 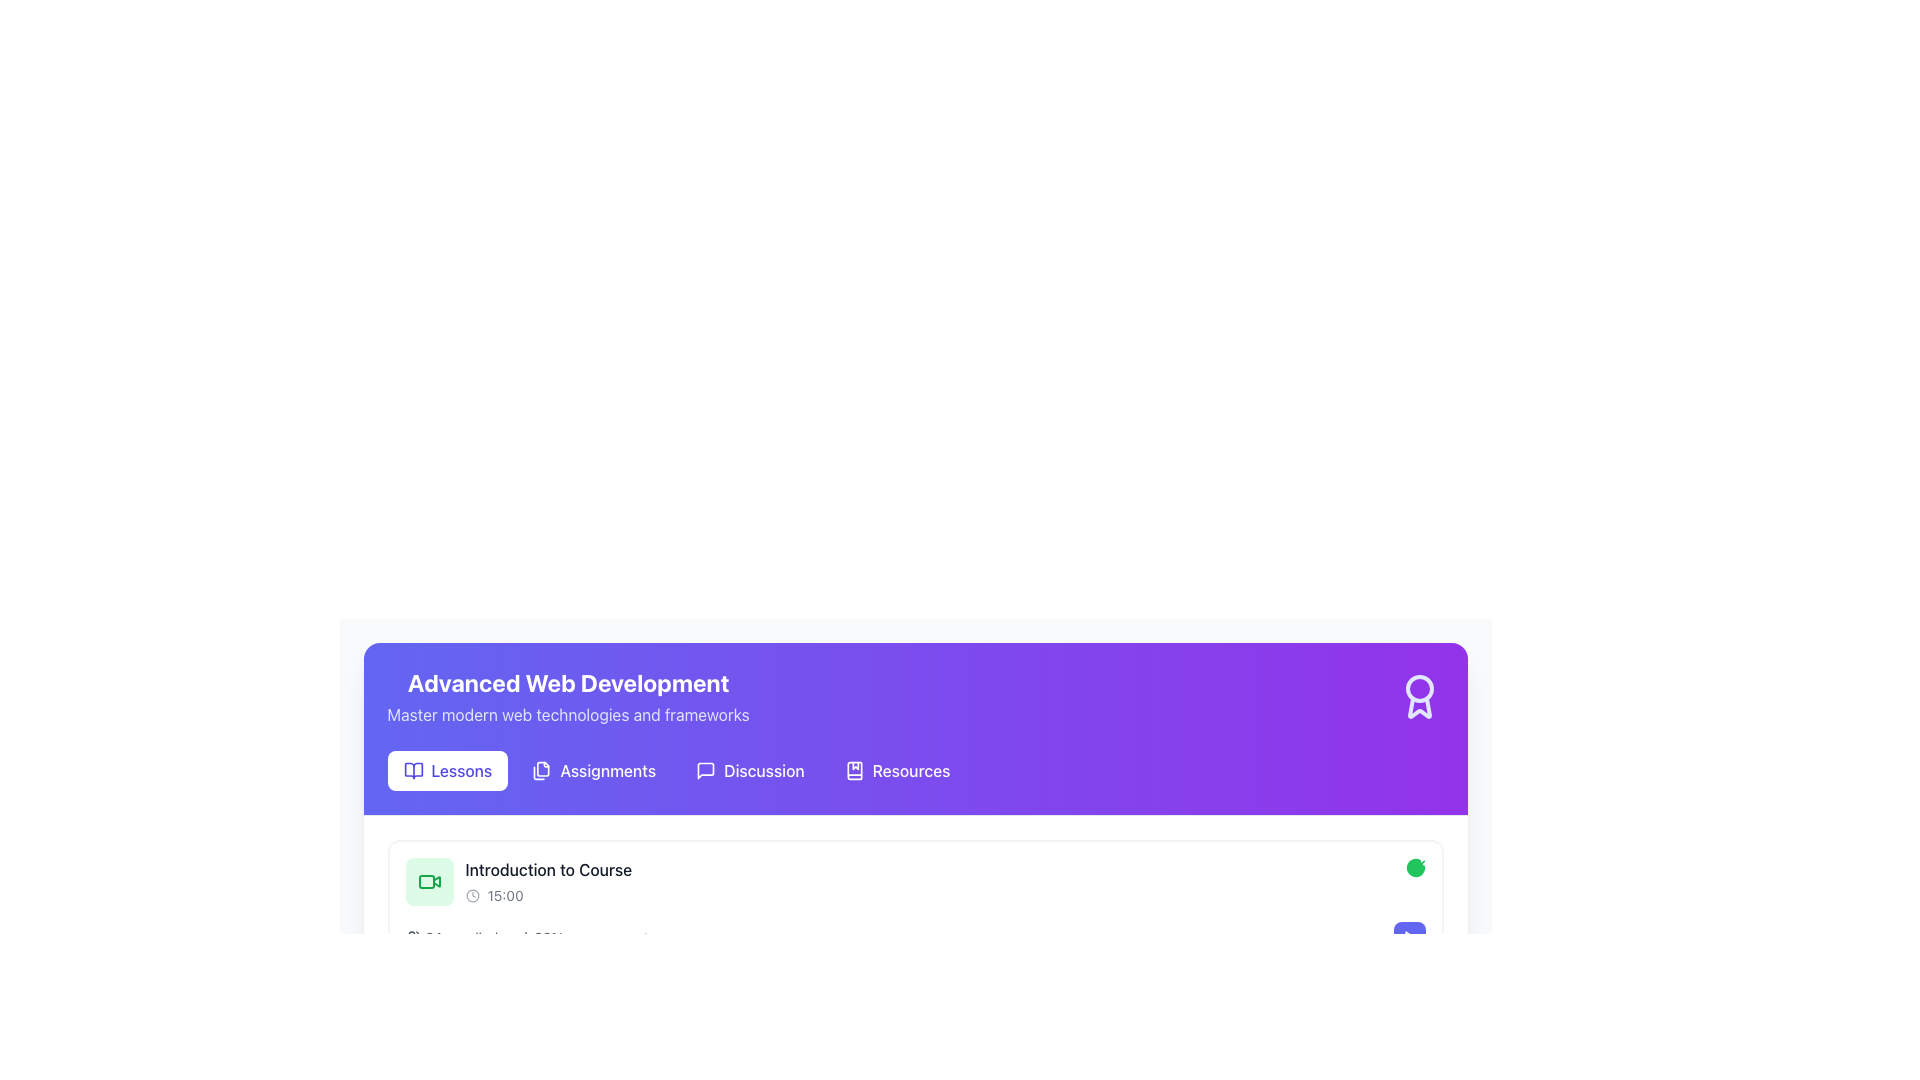 I want to click on text from the text block titled 'Advanced Web Development' with subtitle 'Master modern web technologies and frameworks.', located in the top-central portion of the interface within a purple banner area, so click(x=567, y=696).